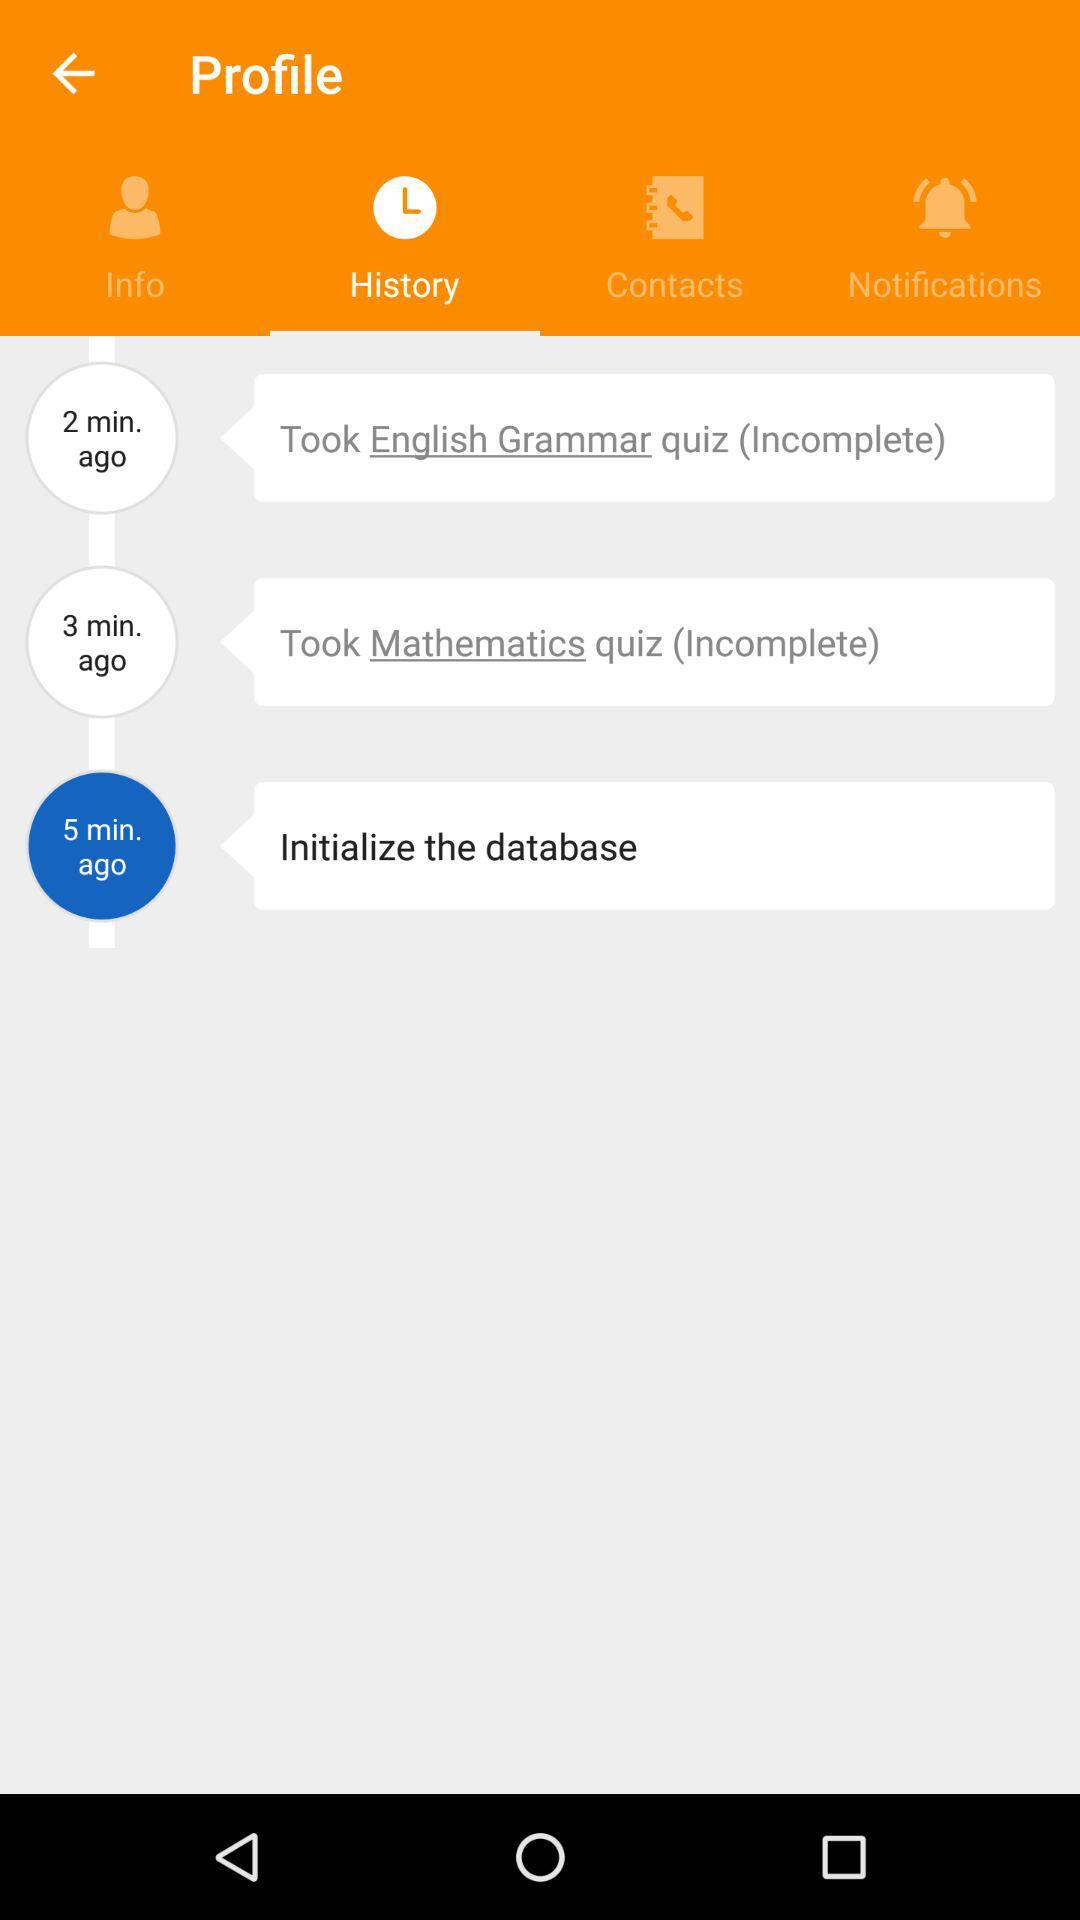  What do you see at coordinates (72, 73) in the screenshot?
I see `the icon to the left of the profile` at bounding box center [72, 73].